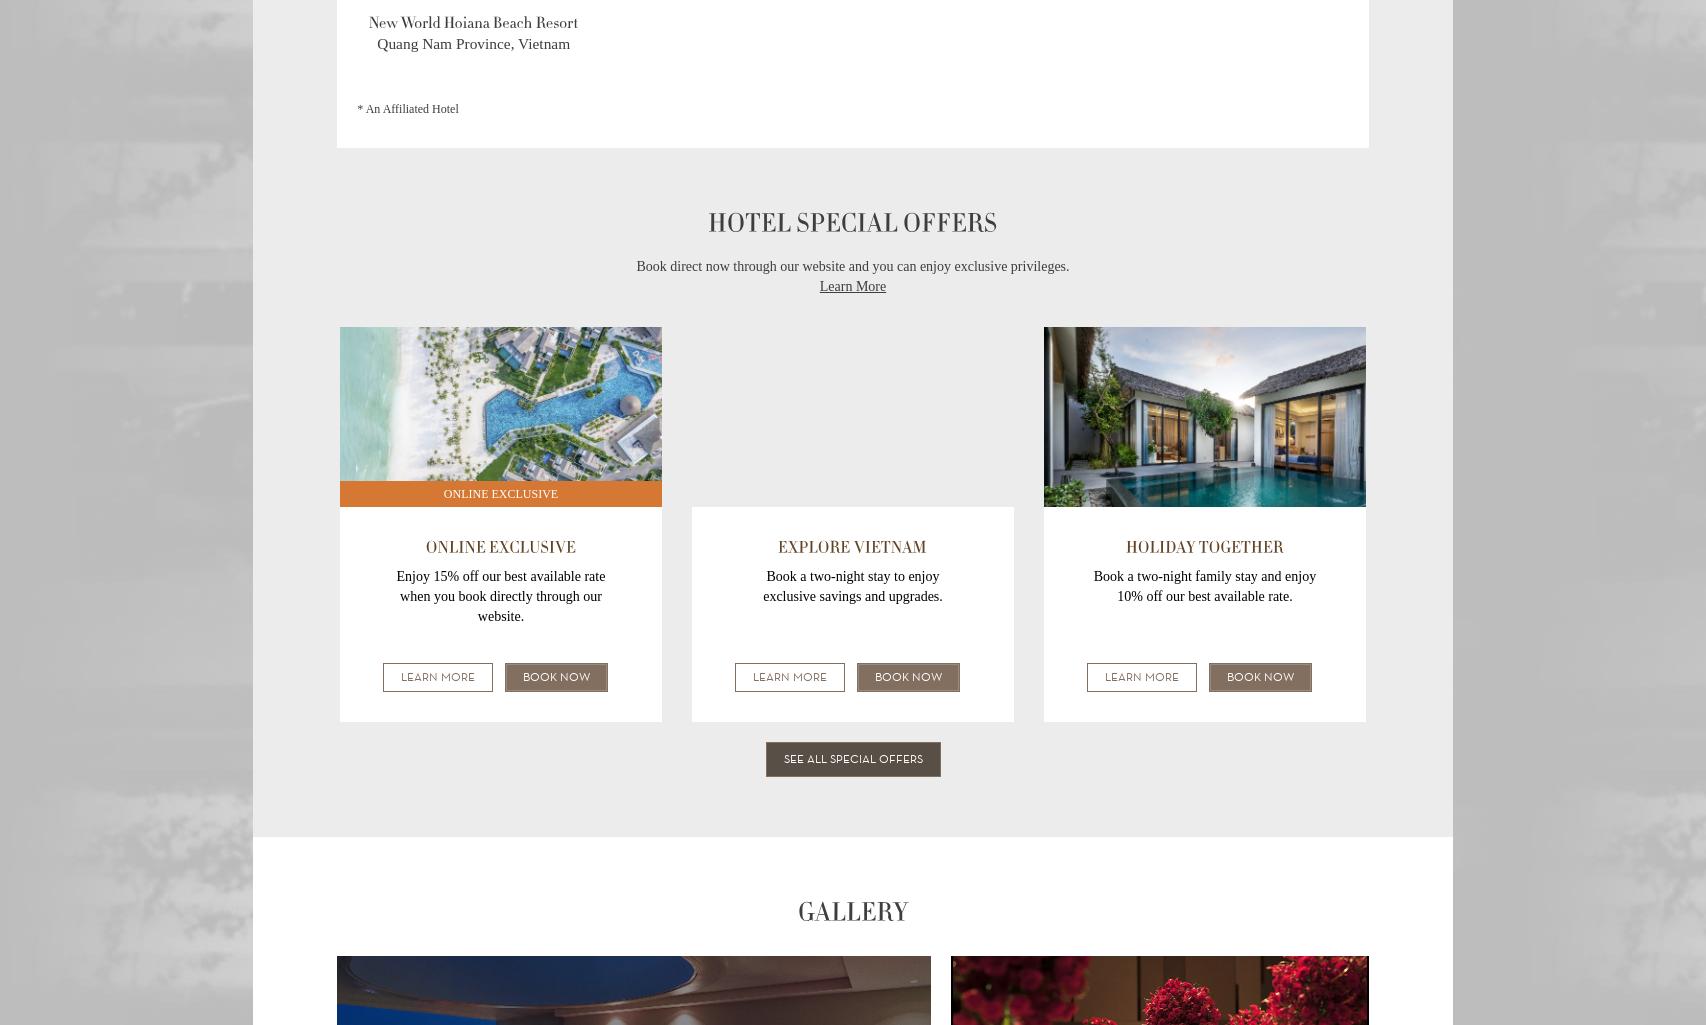  What do you see at coordinates (851, 285) in the screenshot?
I see `'Learn More'` at bounding box center [851, 285].